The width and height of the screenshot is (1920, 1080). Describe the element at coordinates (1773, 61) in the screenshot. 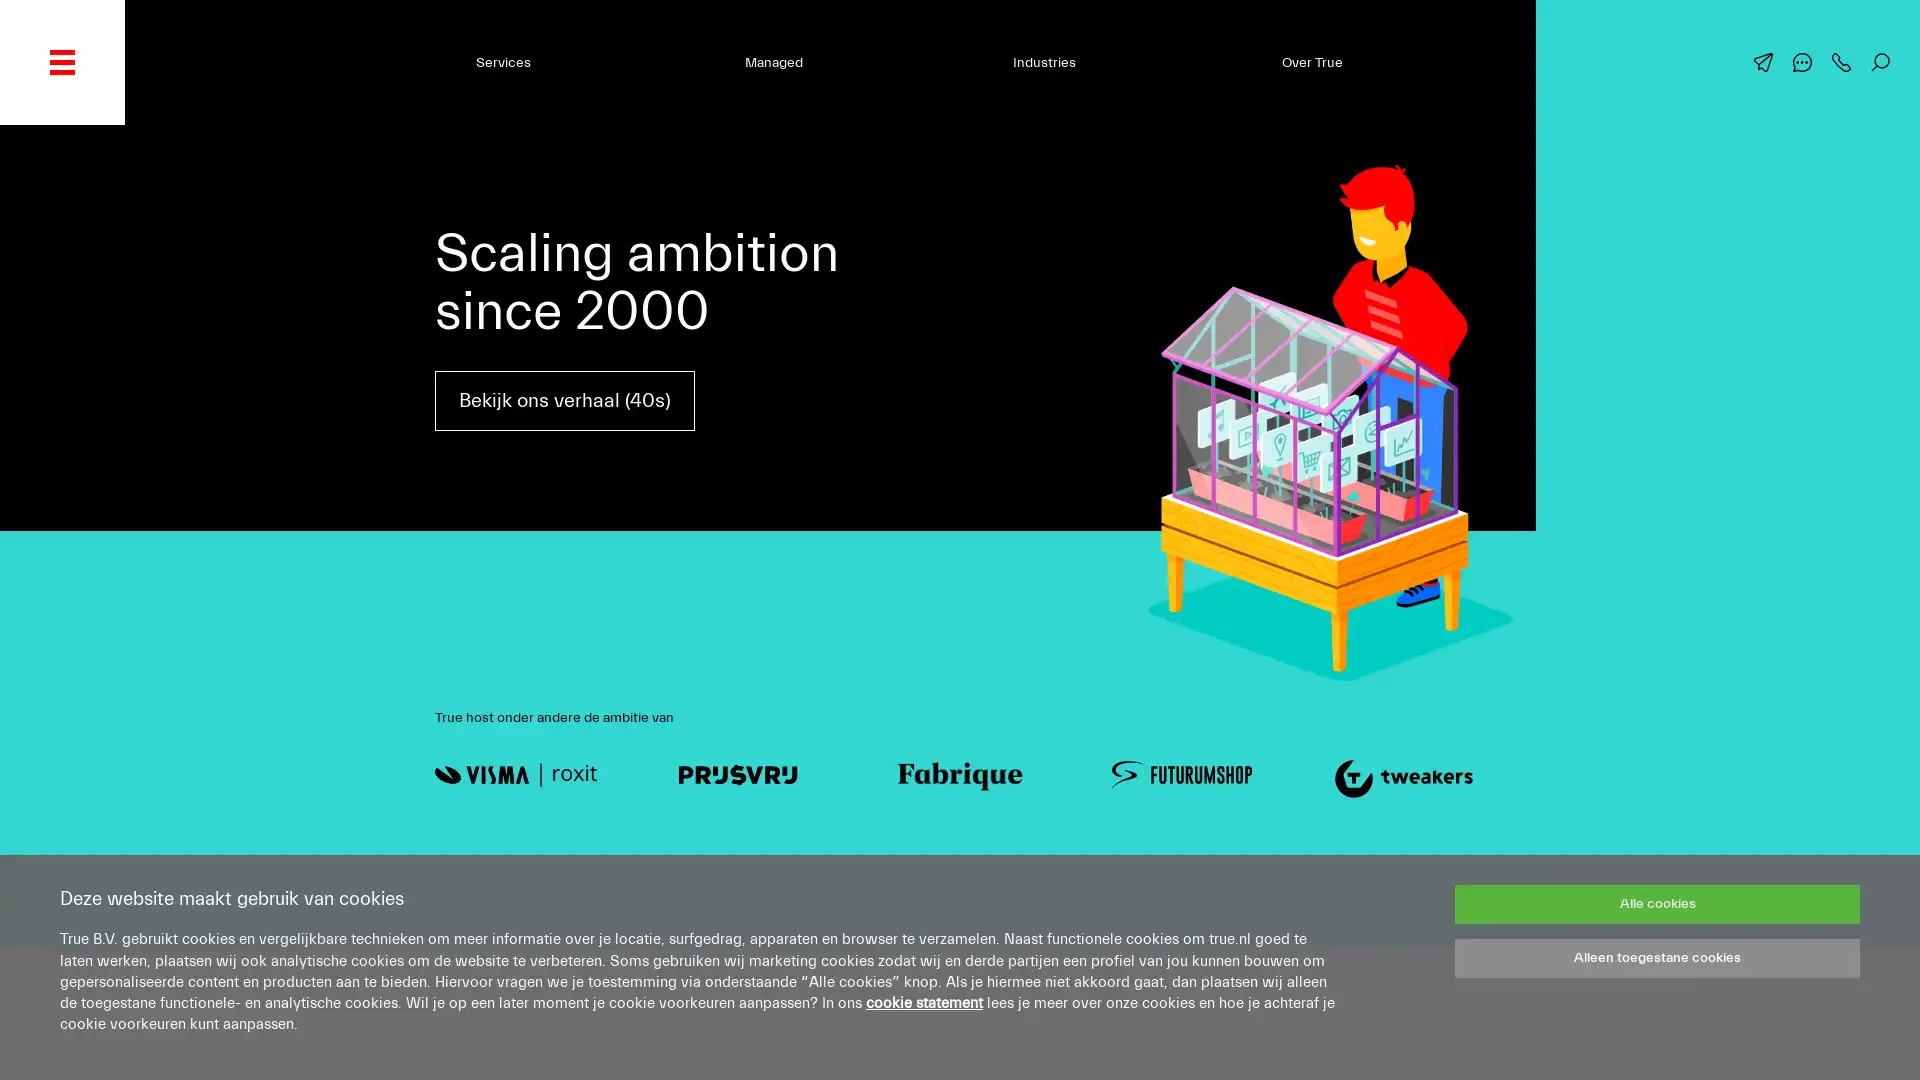

I see `Mail ons` at that location.